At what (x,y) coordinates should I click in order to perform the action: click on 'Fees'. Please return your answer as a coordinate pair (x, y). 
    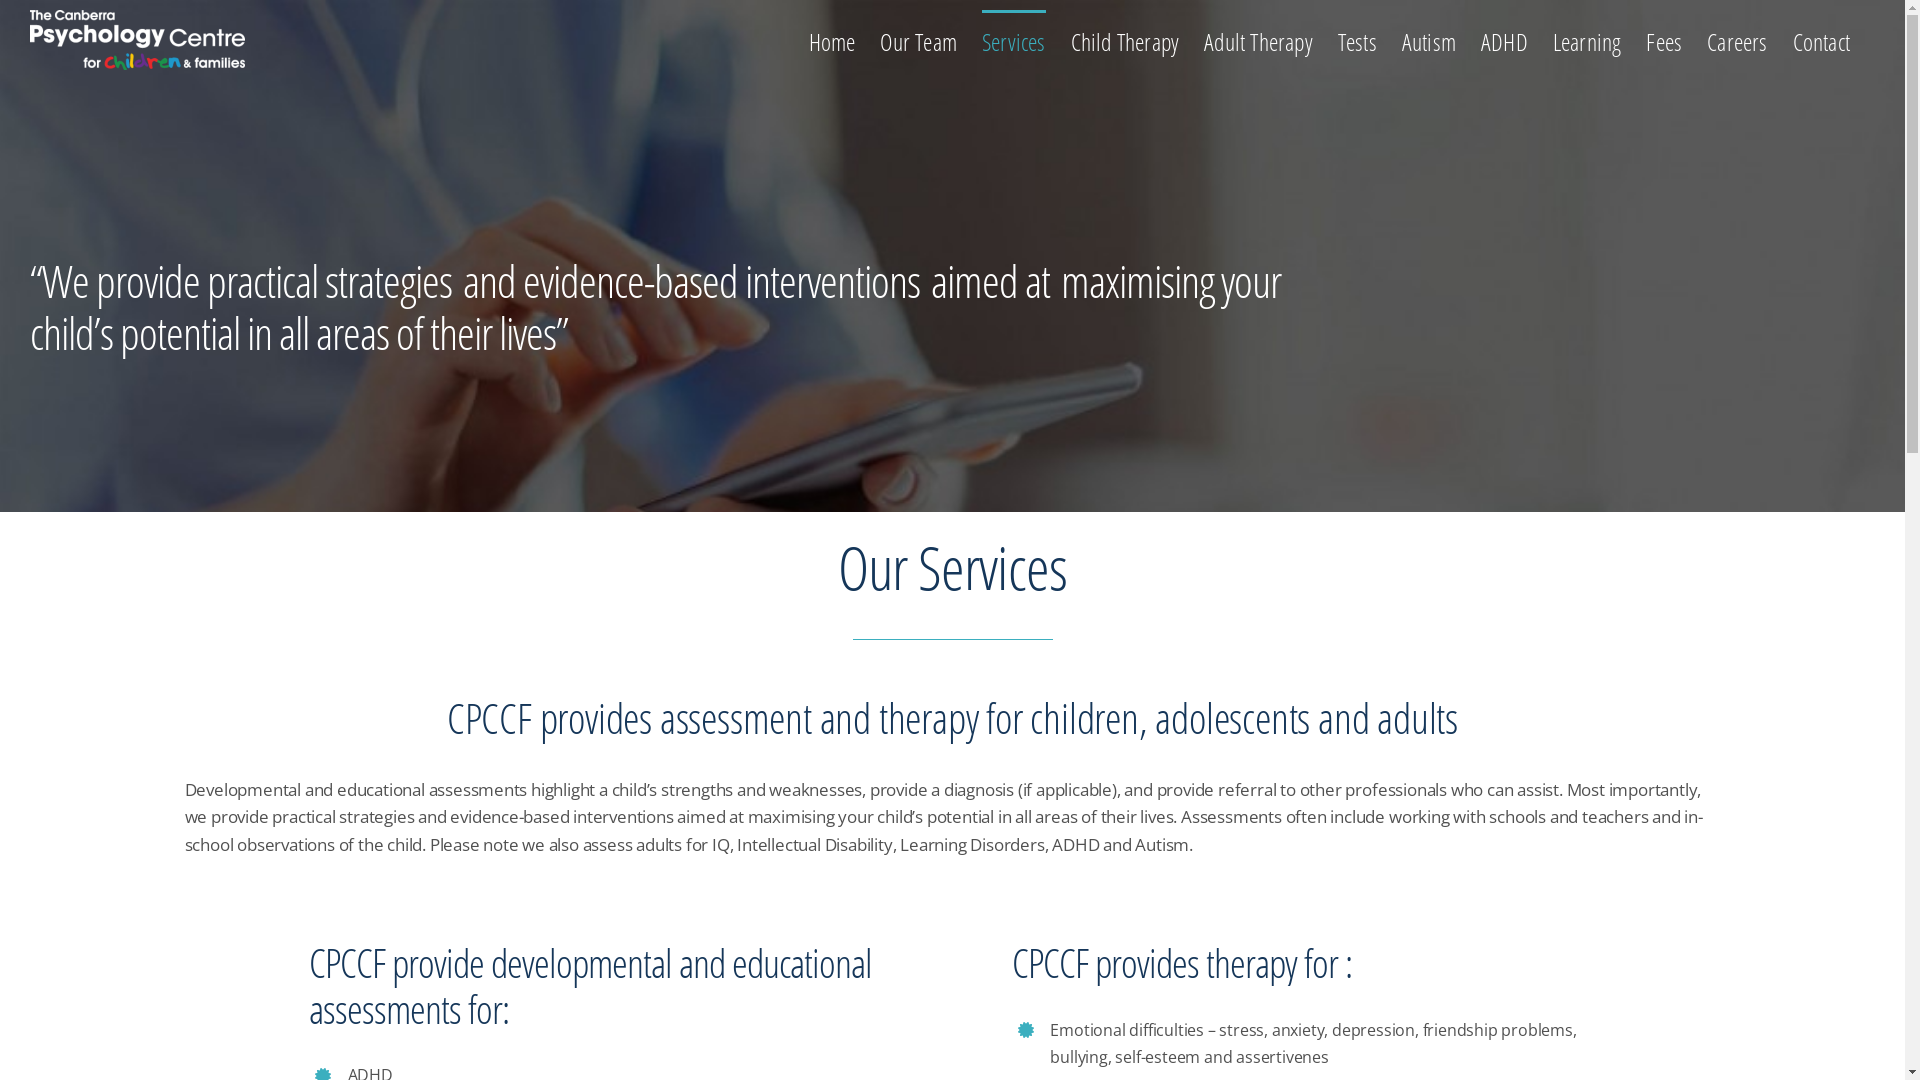
    Looking at the image, I should click on (1664, 39).